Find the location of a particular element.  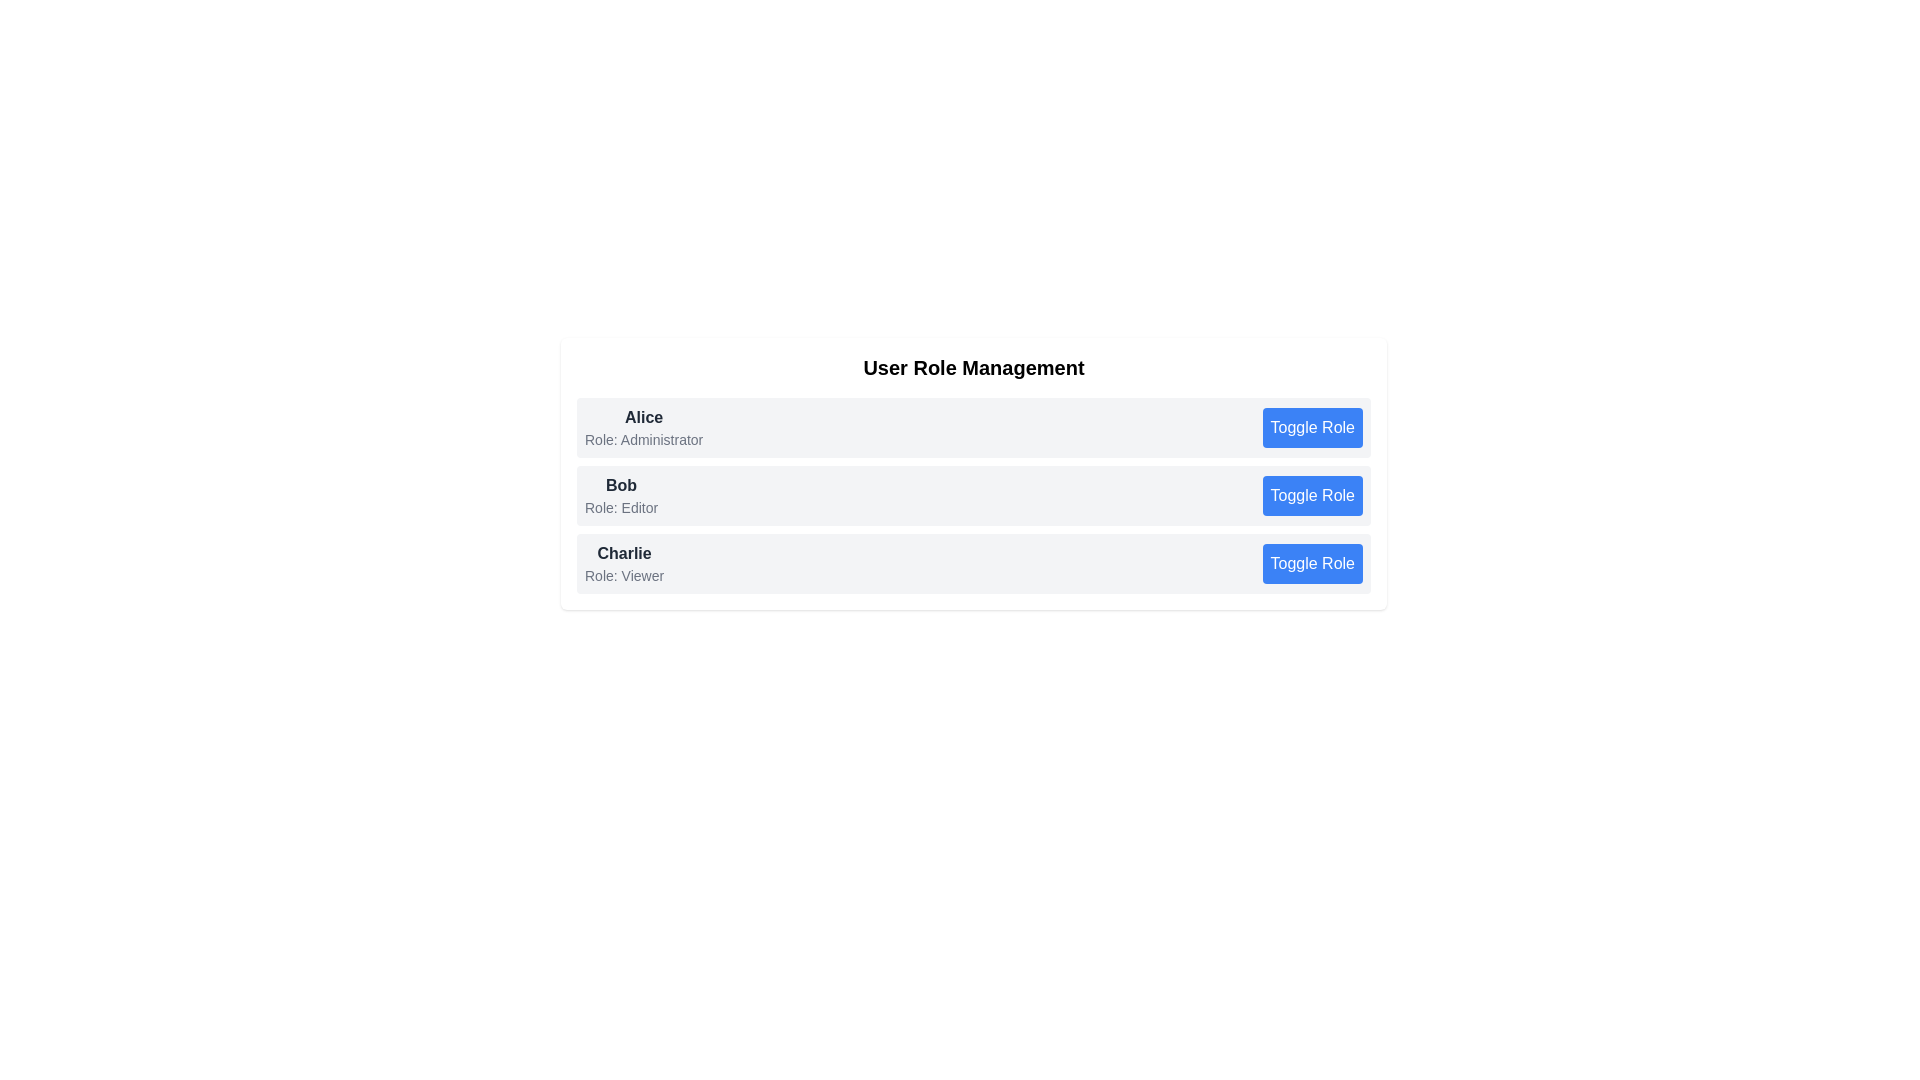

the text label 'Role: Administrator' located below 'Alice' in the user role management list is located at coordinates (644, 438).